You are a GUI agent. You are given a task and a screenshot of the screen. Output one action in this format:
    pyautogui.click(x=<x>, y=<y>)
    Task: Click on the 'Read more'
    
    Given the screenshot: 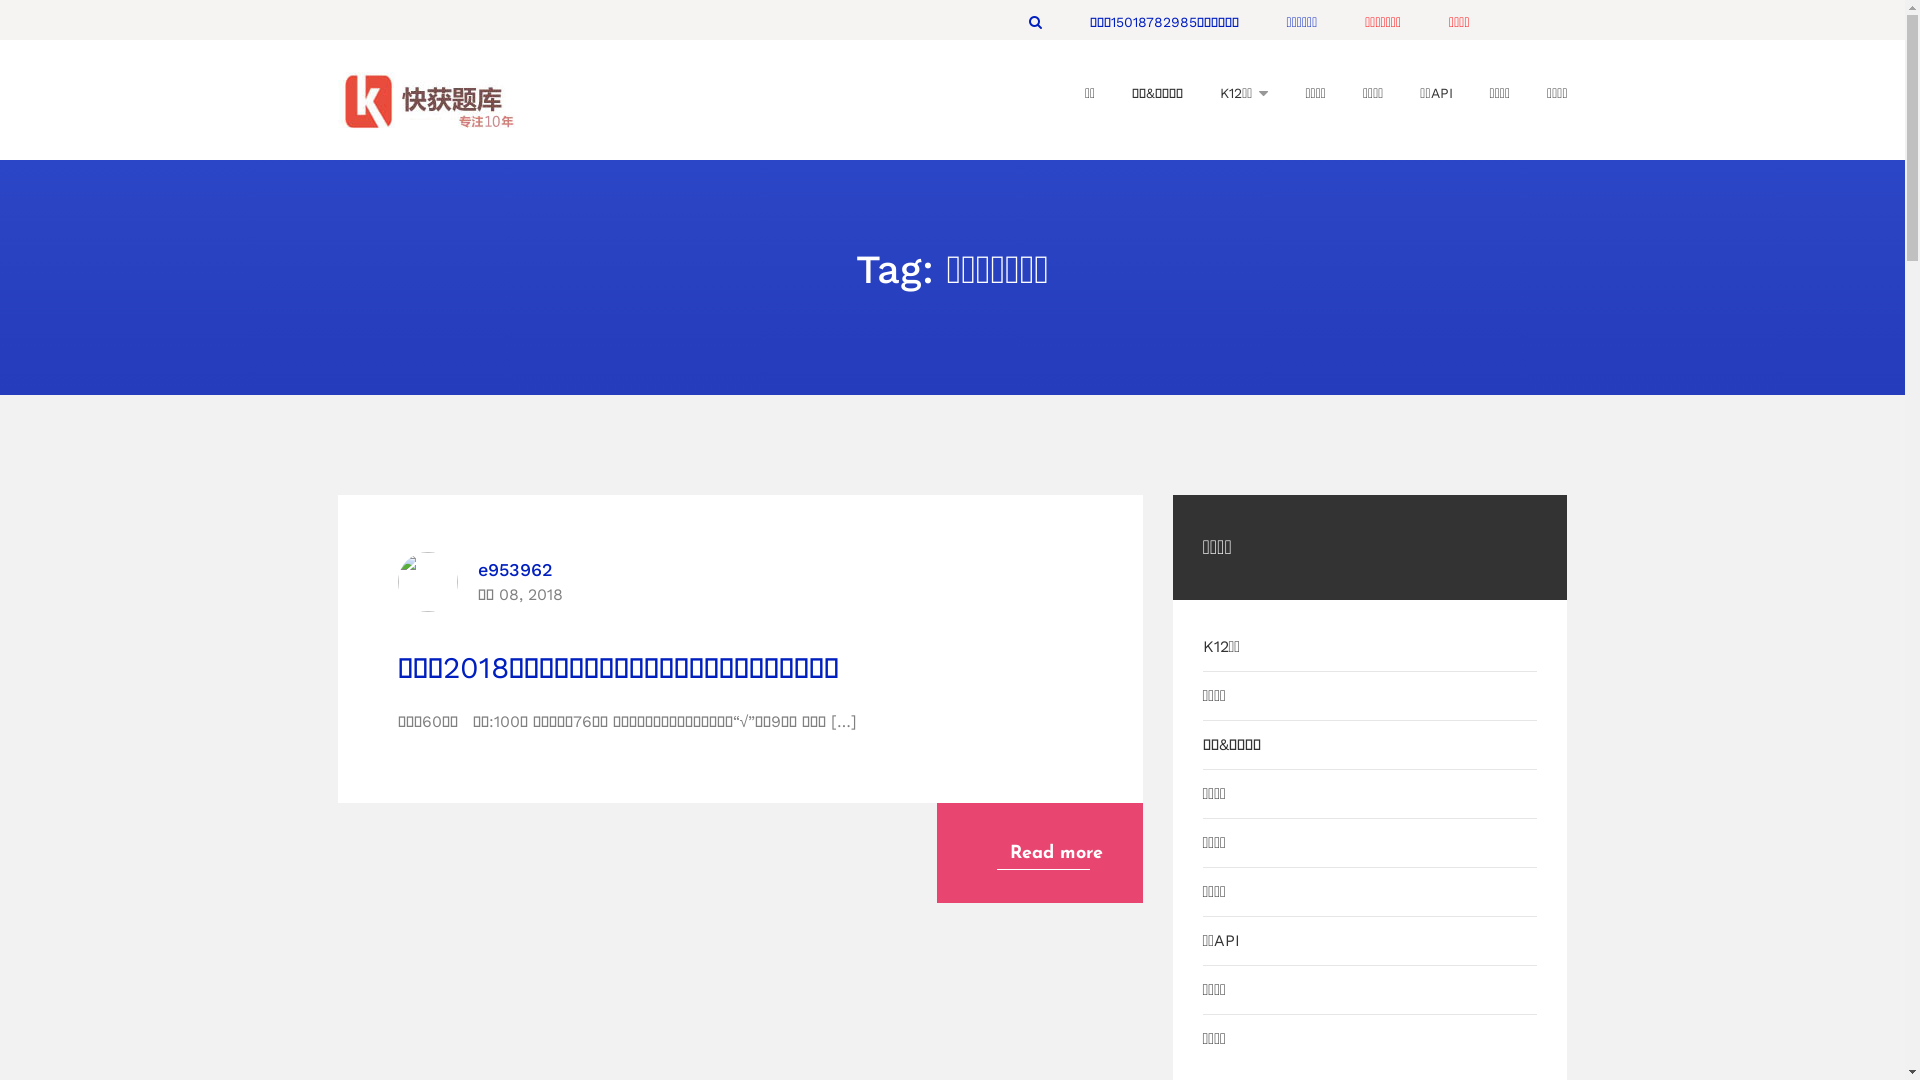 What is the action you would take?
    pyautogui.click(x=935, y=852)
    